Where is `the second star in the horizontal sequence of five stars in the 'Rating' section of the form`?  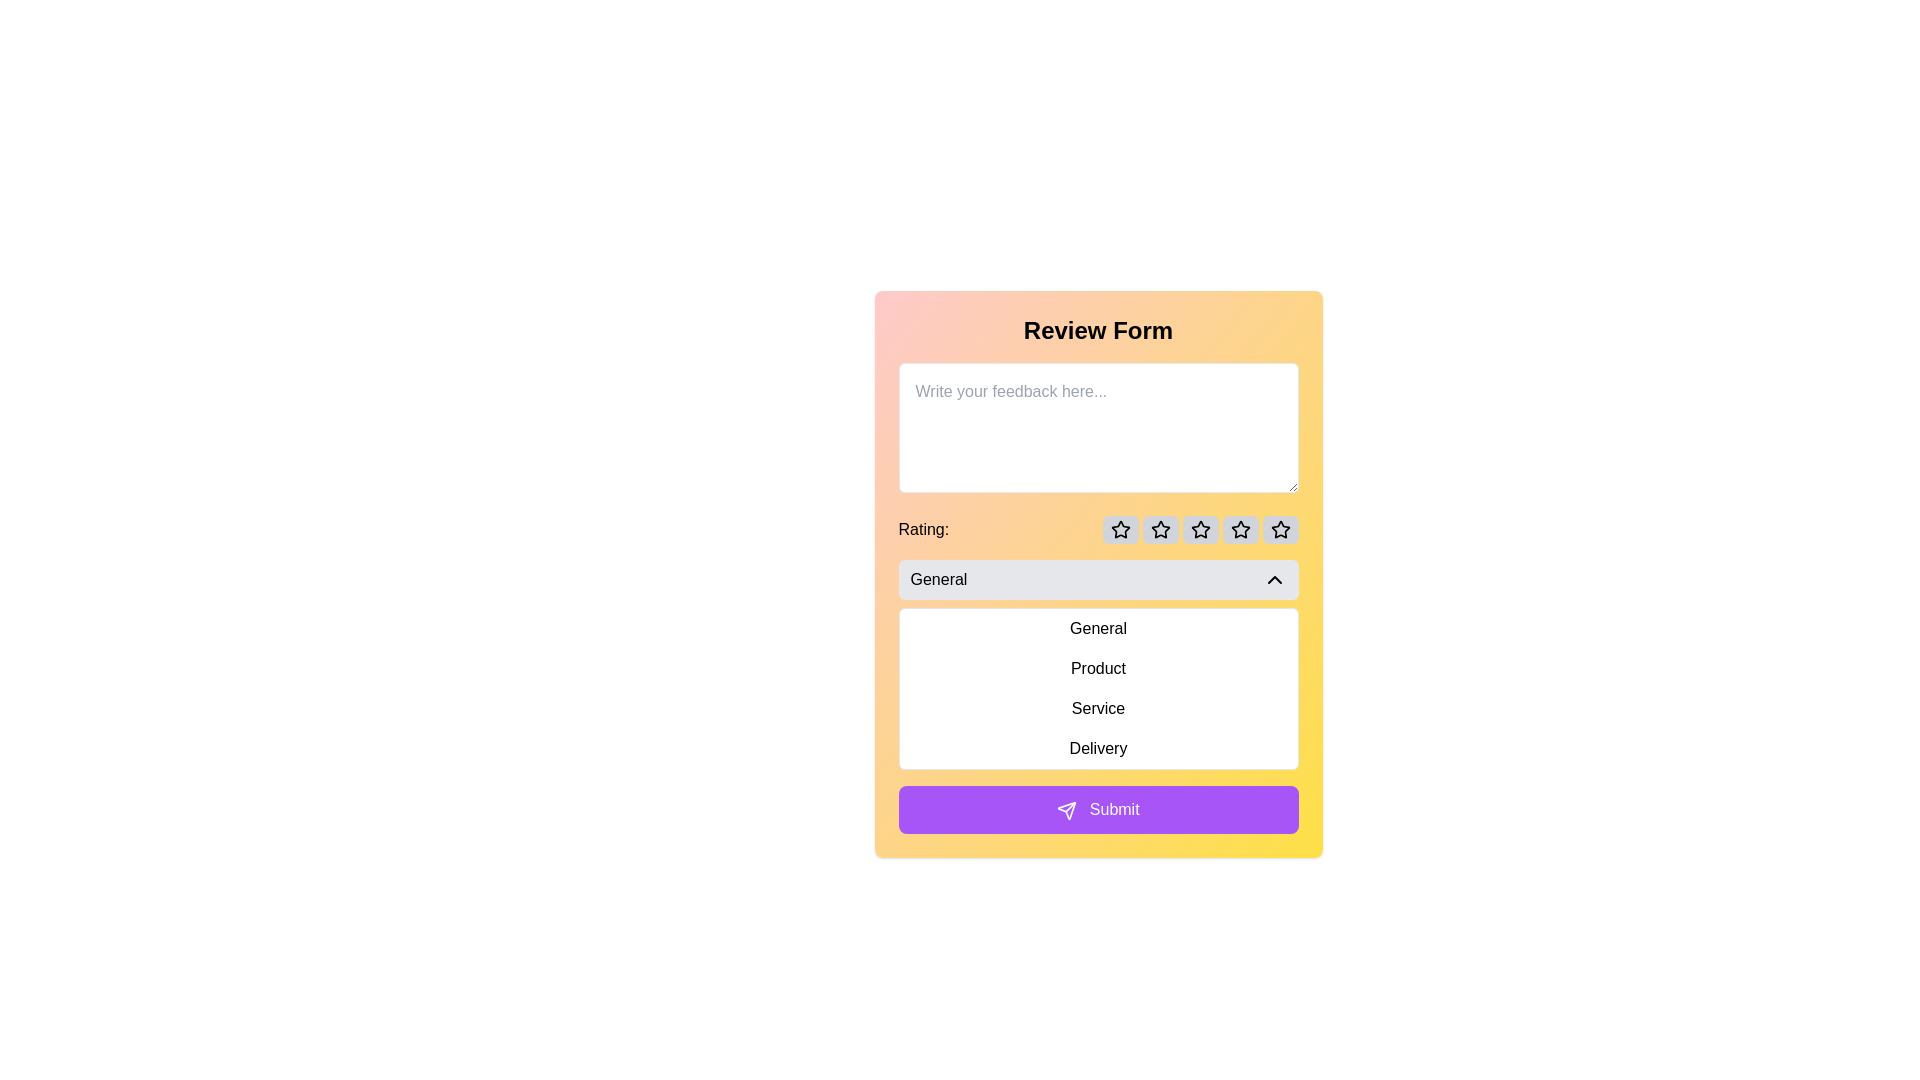 the second star in the horizontal sequence of five stars in the 'Rating' section of the form is located at coordinates (1160, 528).